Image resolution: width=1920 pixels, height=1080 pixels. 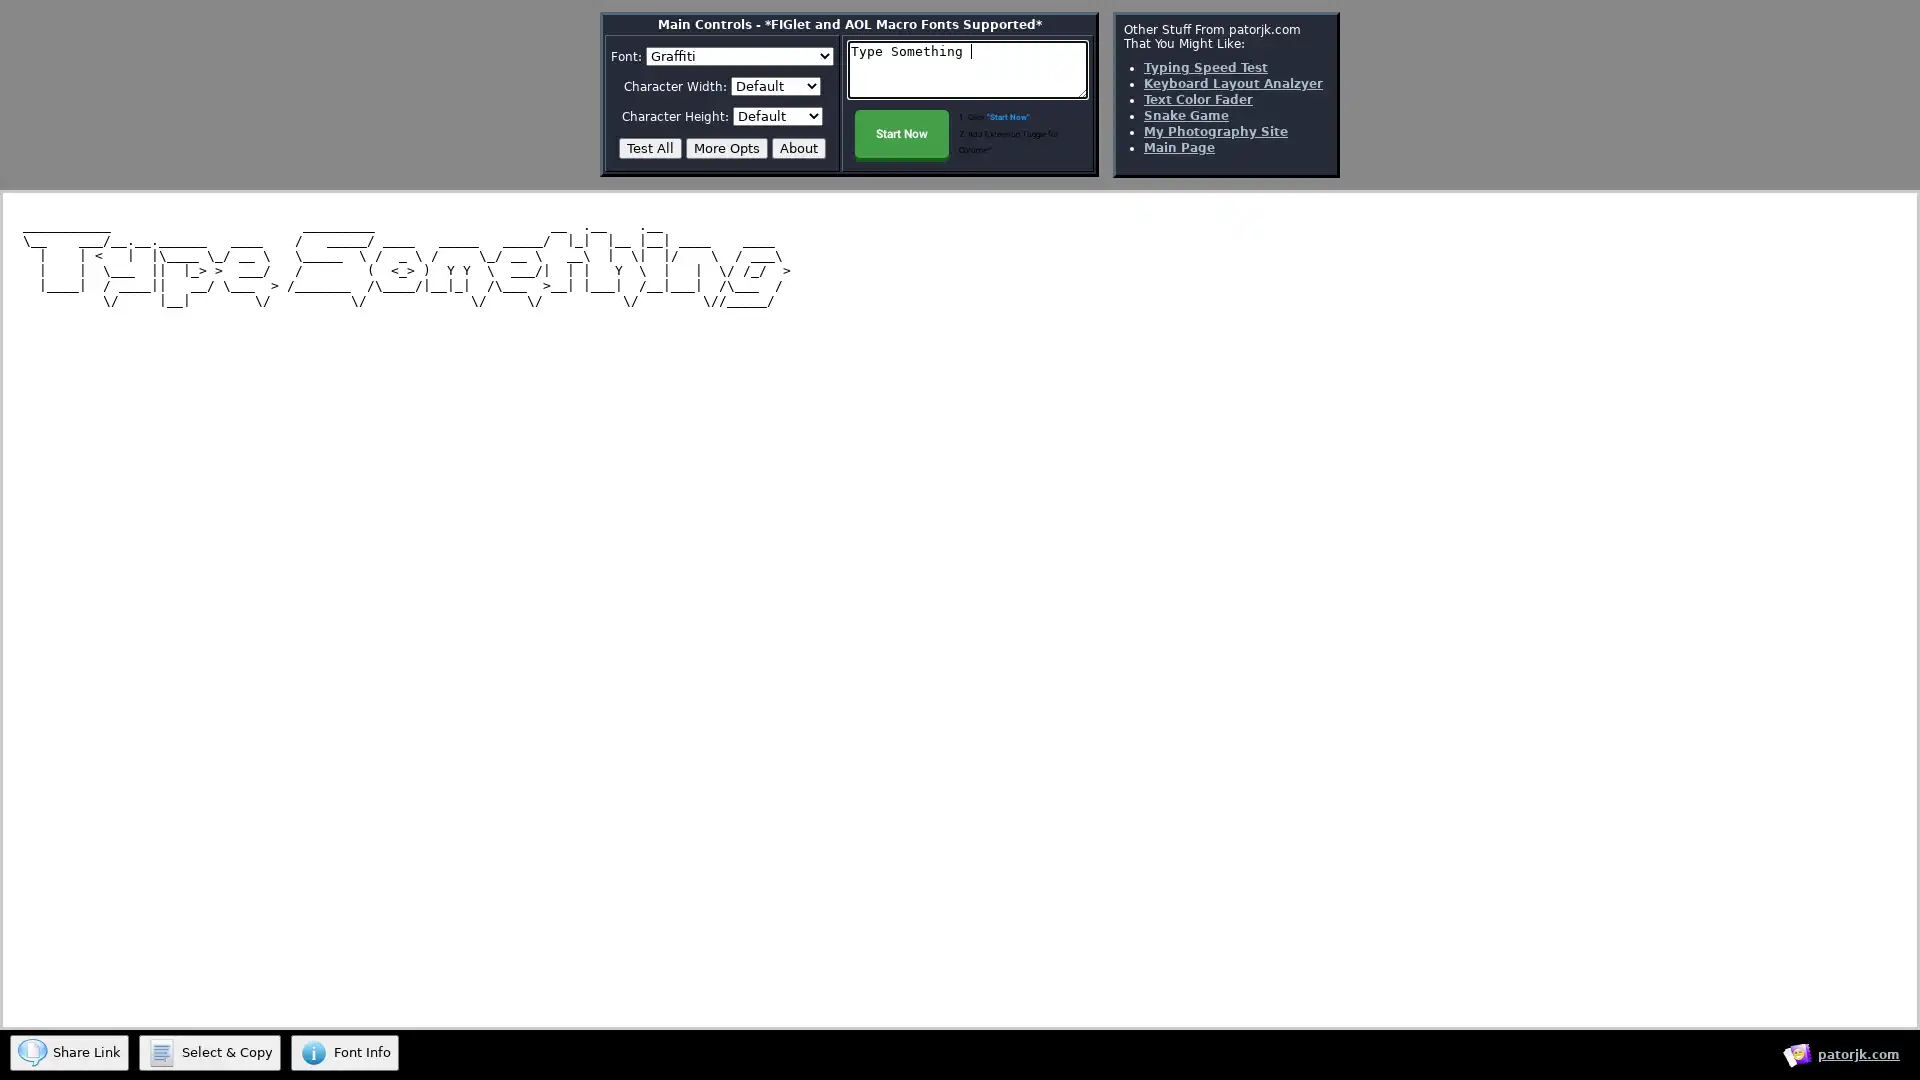 I want to click on Test All, so click(x=650, y=146).